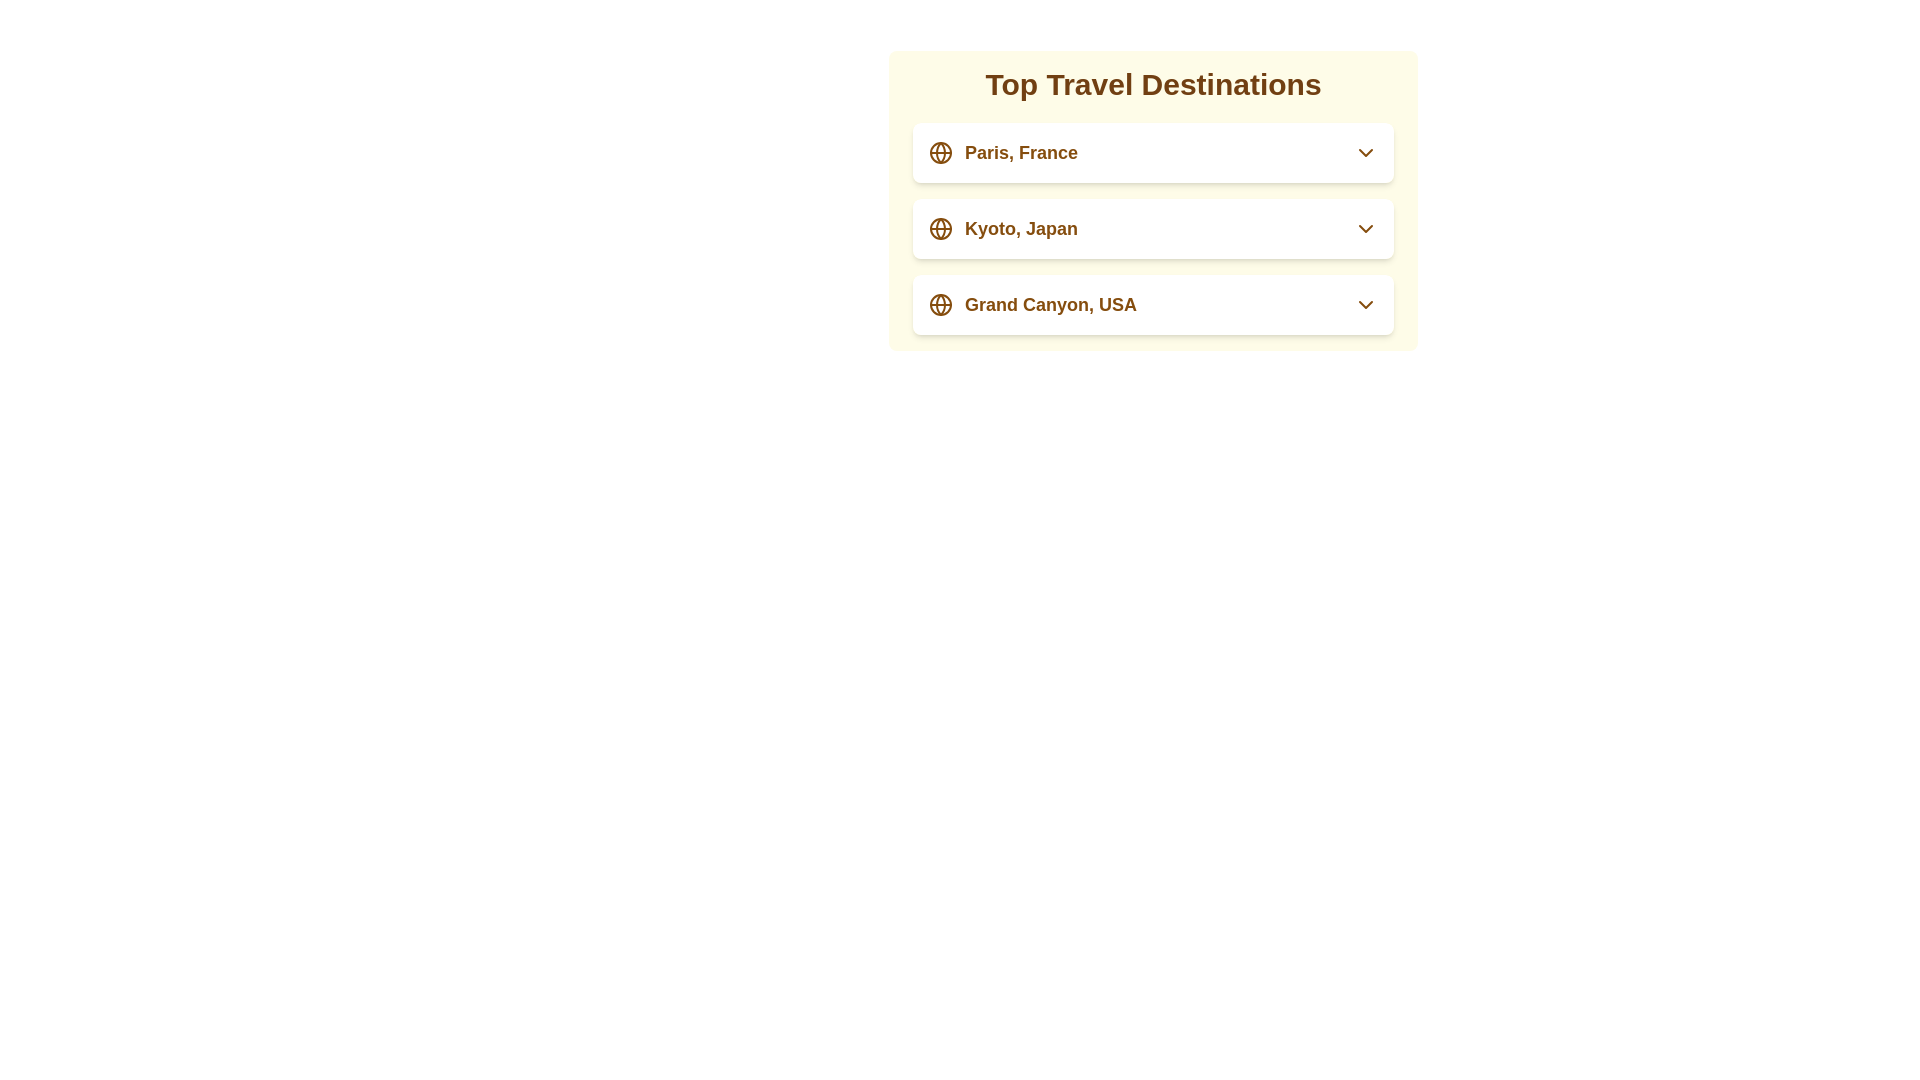  I want to click on the text label displaying 'Kyoto, Japan', so click(1021, 227).